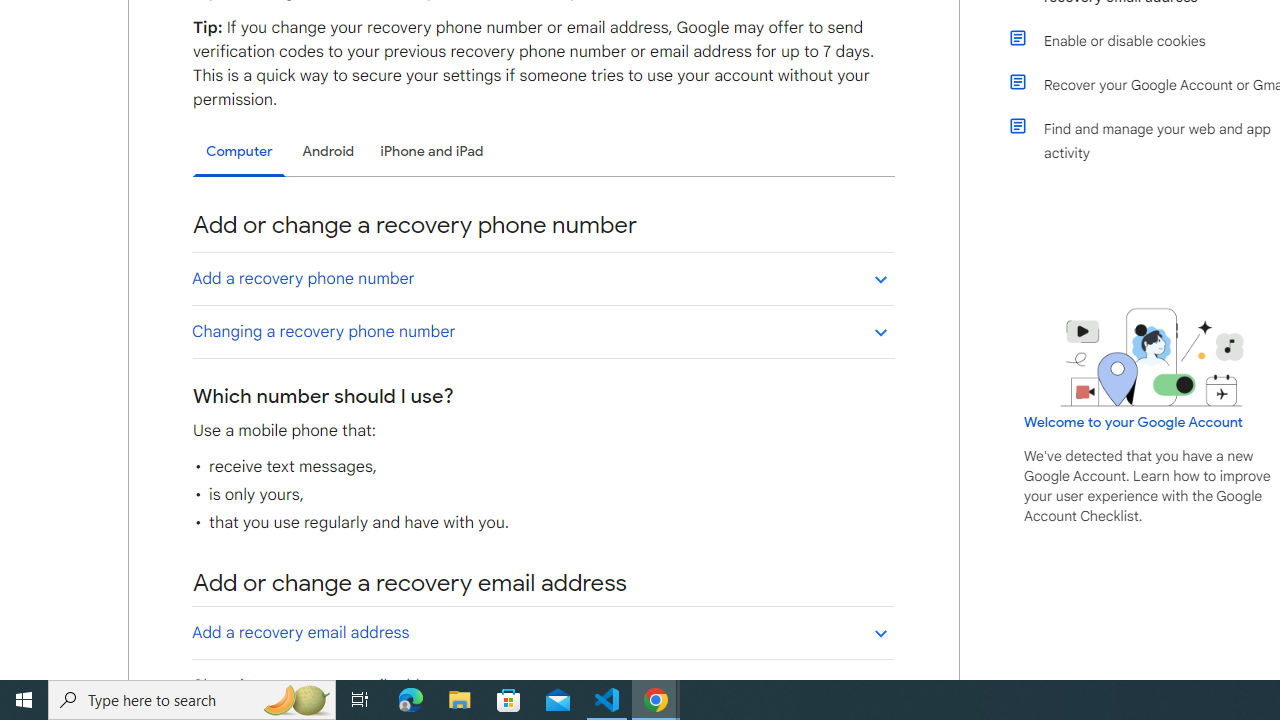  Describe the element at coordinates (1134, 421) in the screenshot. I see `'Welcome to your Google Account'` at that location.